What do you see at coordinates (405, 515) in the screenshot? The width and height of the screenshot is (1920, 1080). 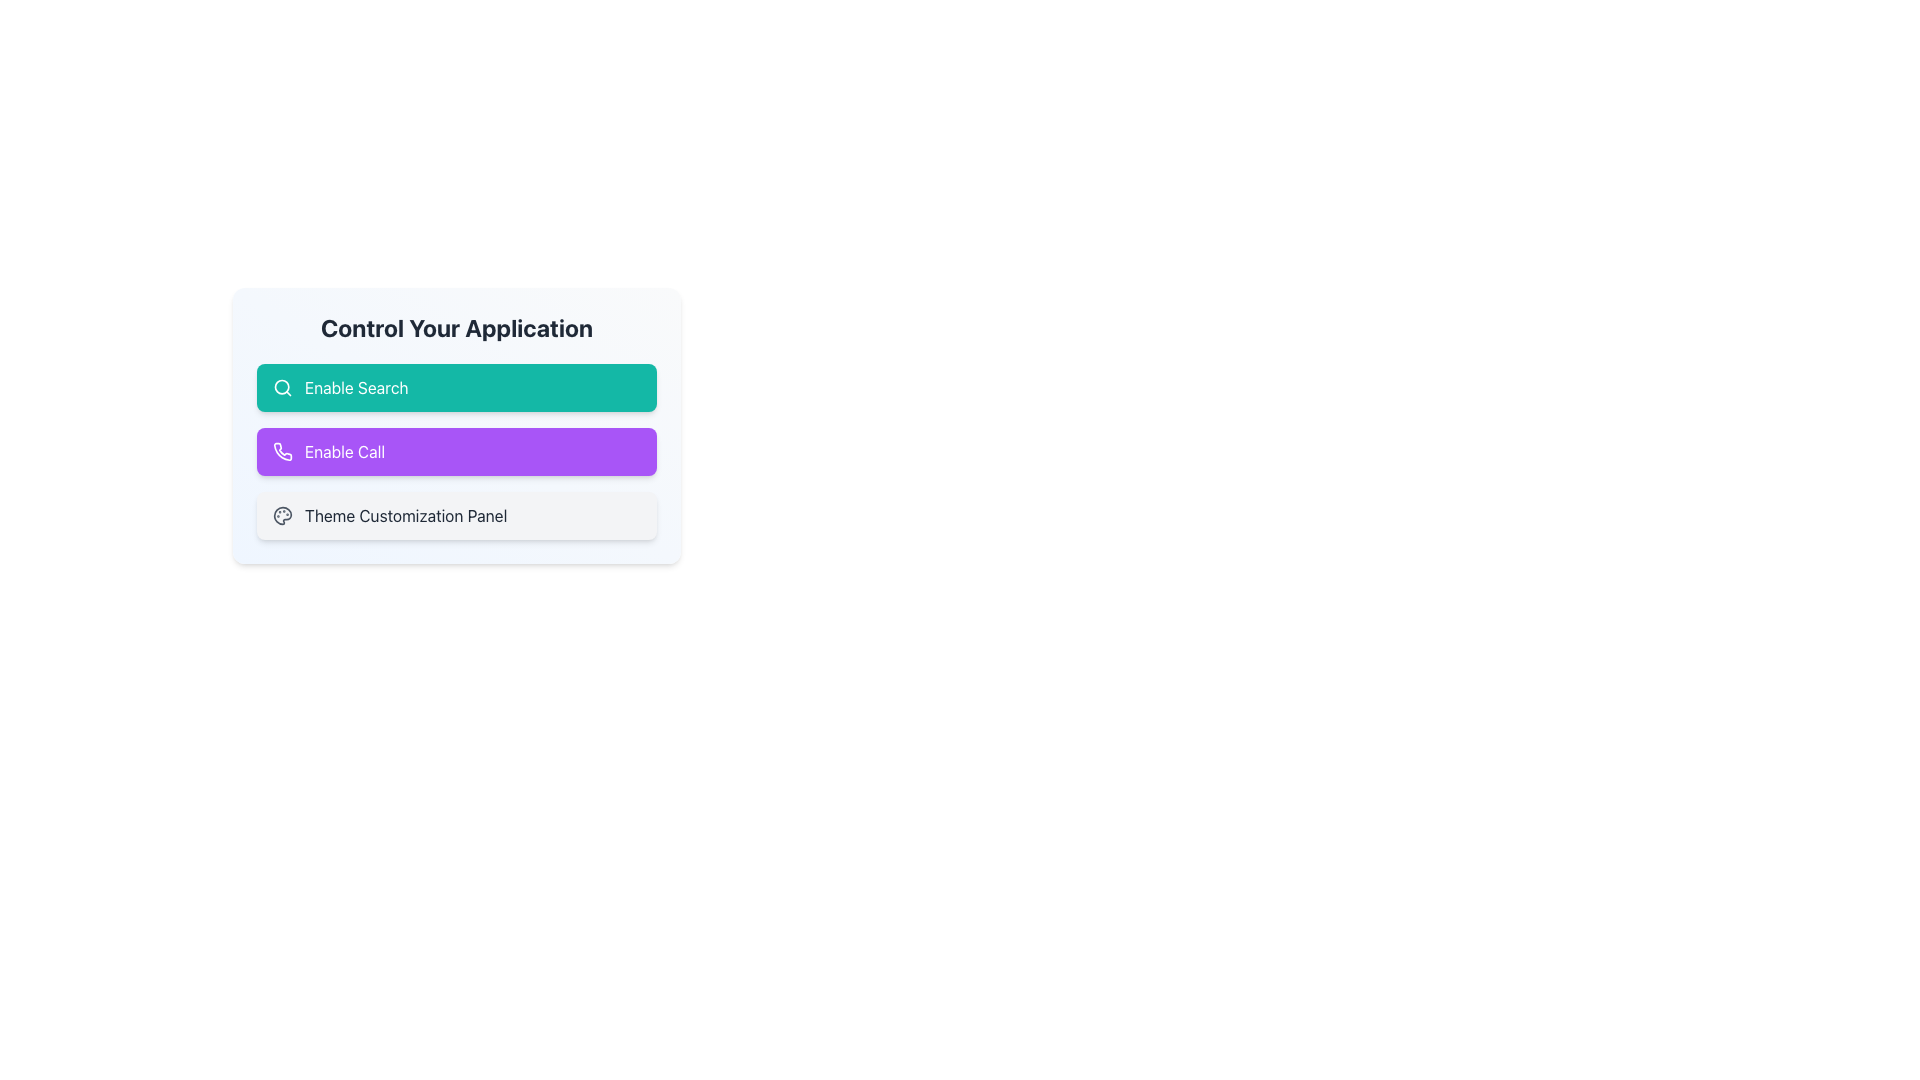 I see `the text label that describes the associated clickable area for accessing the Theme Customization Panel, located beneath the 'Enable Call' button` at bounding box center [405, 515].